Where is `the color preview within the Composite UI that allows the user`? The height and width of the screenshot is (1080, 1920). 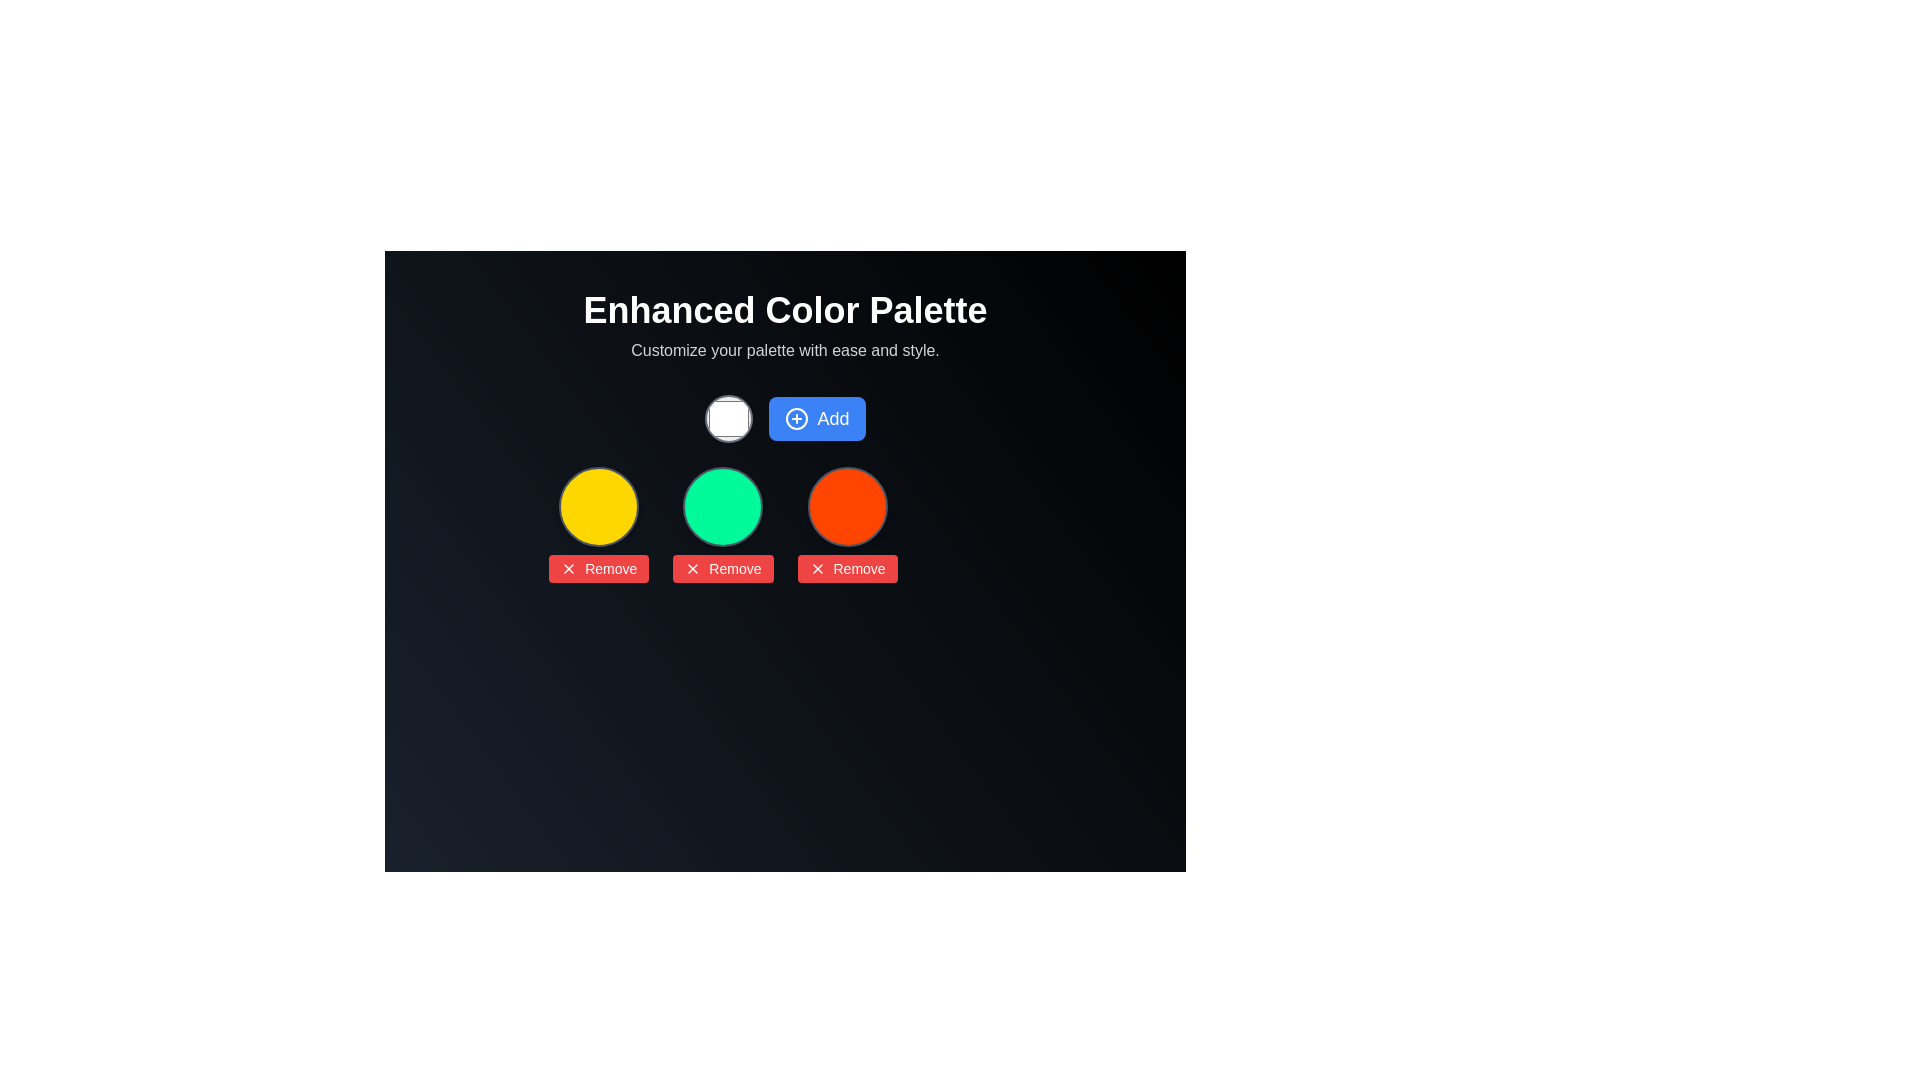
the color preview within the Composite UI that allows the user is located at coordinates (784, 418).